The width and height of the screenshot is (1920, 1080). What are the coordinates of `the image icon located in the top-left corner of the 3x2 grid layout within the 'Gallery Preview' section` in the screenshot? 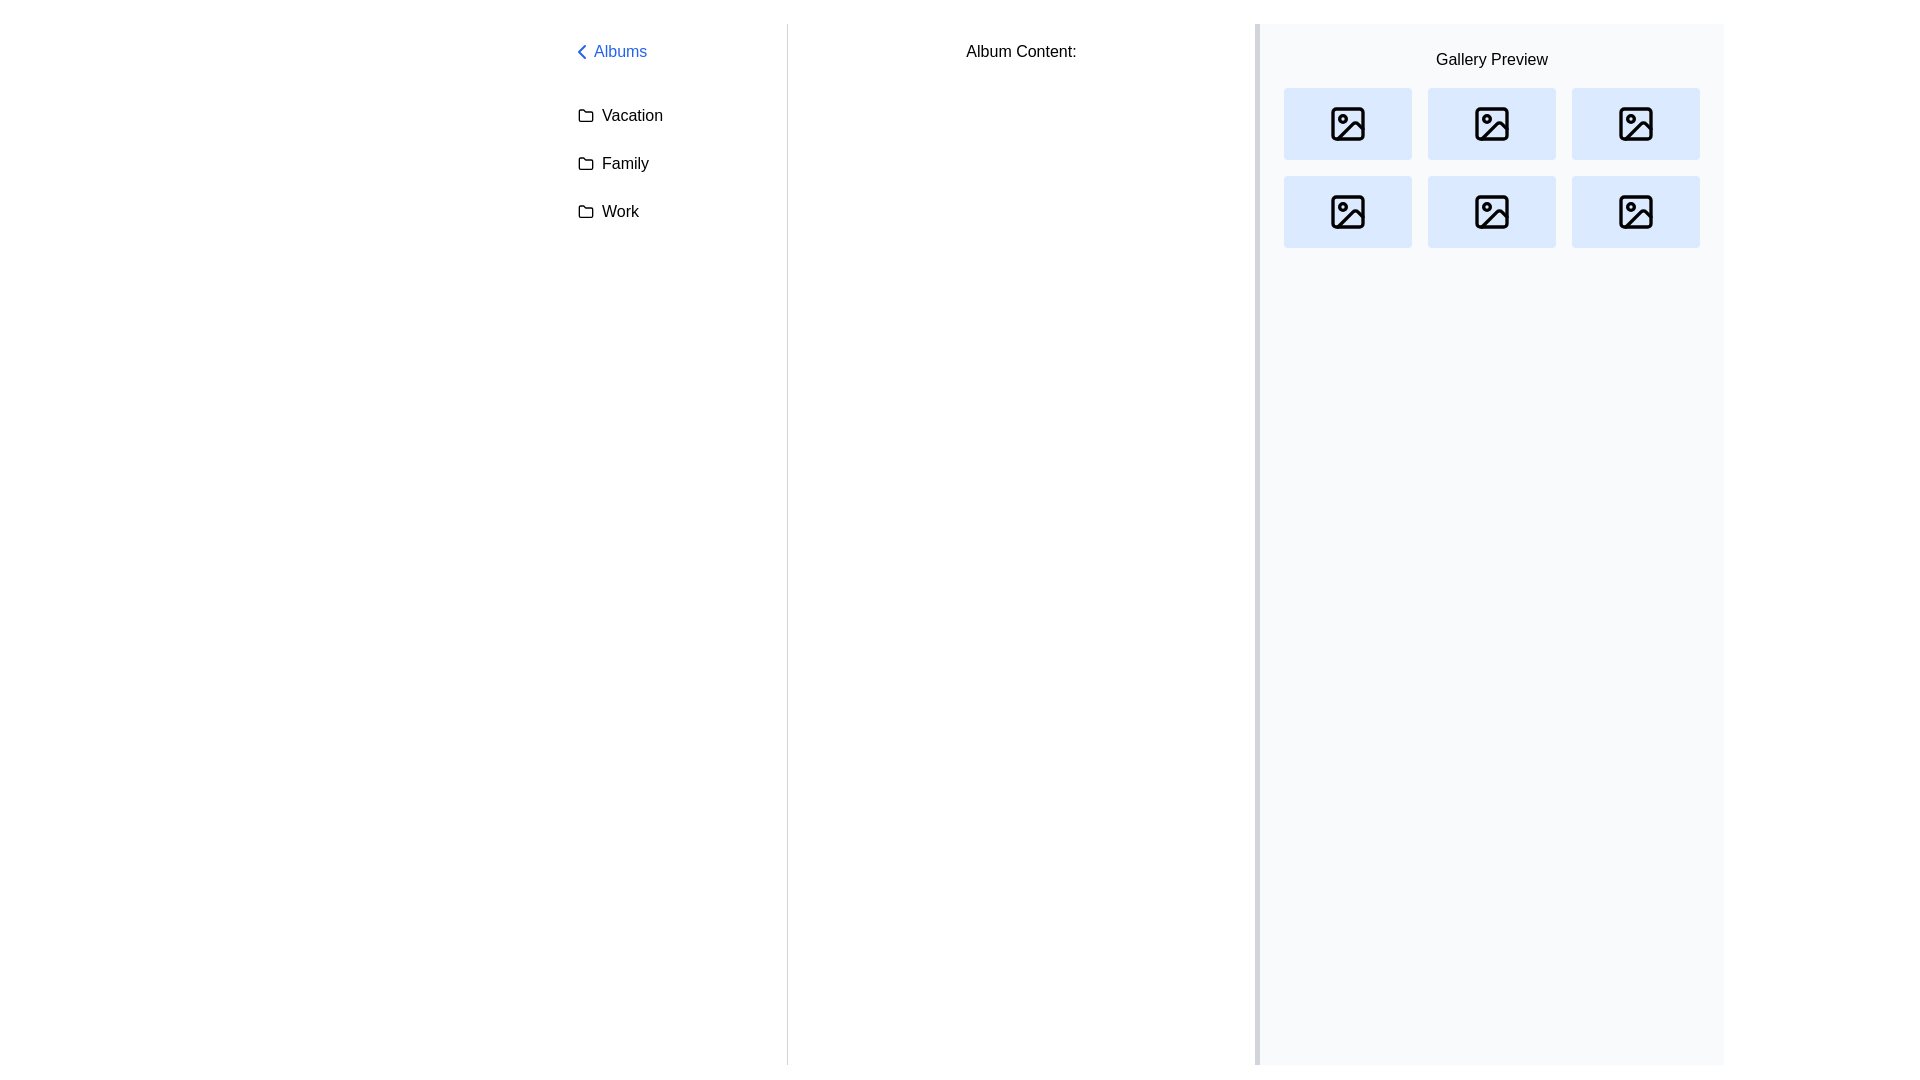 It's located at (1348, 123).